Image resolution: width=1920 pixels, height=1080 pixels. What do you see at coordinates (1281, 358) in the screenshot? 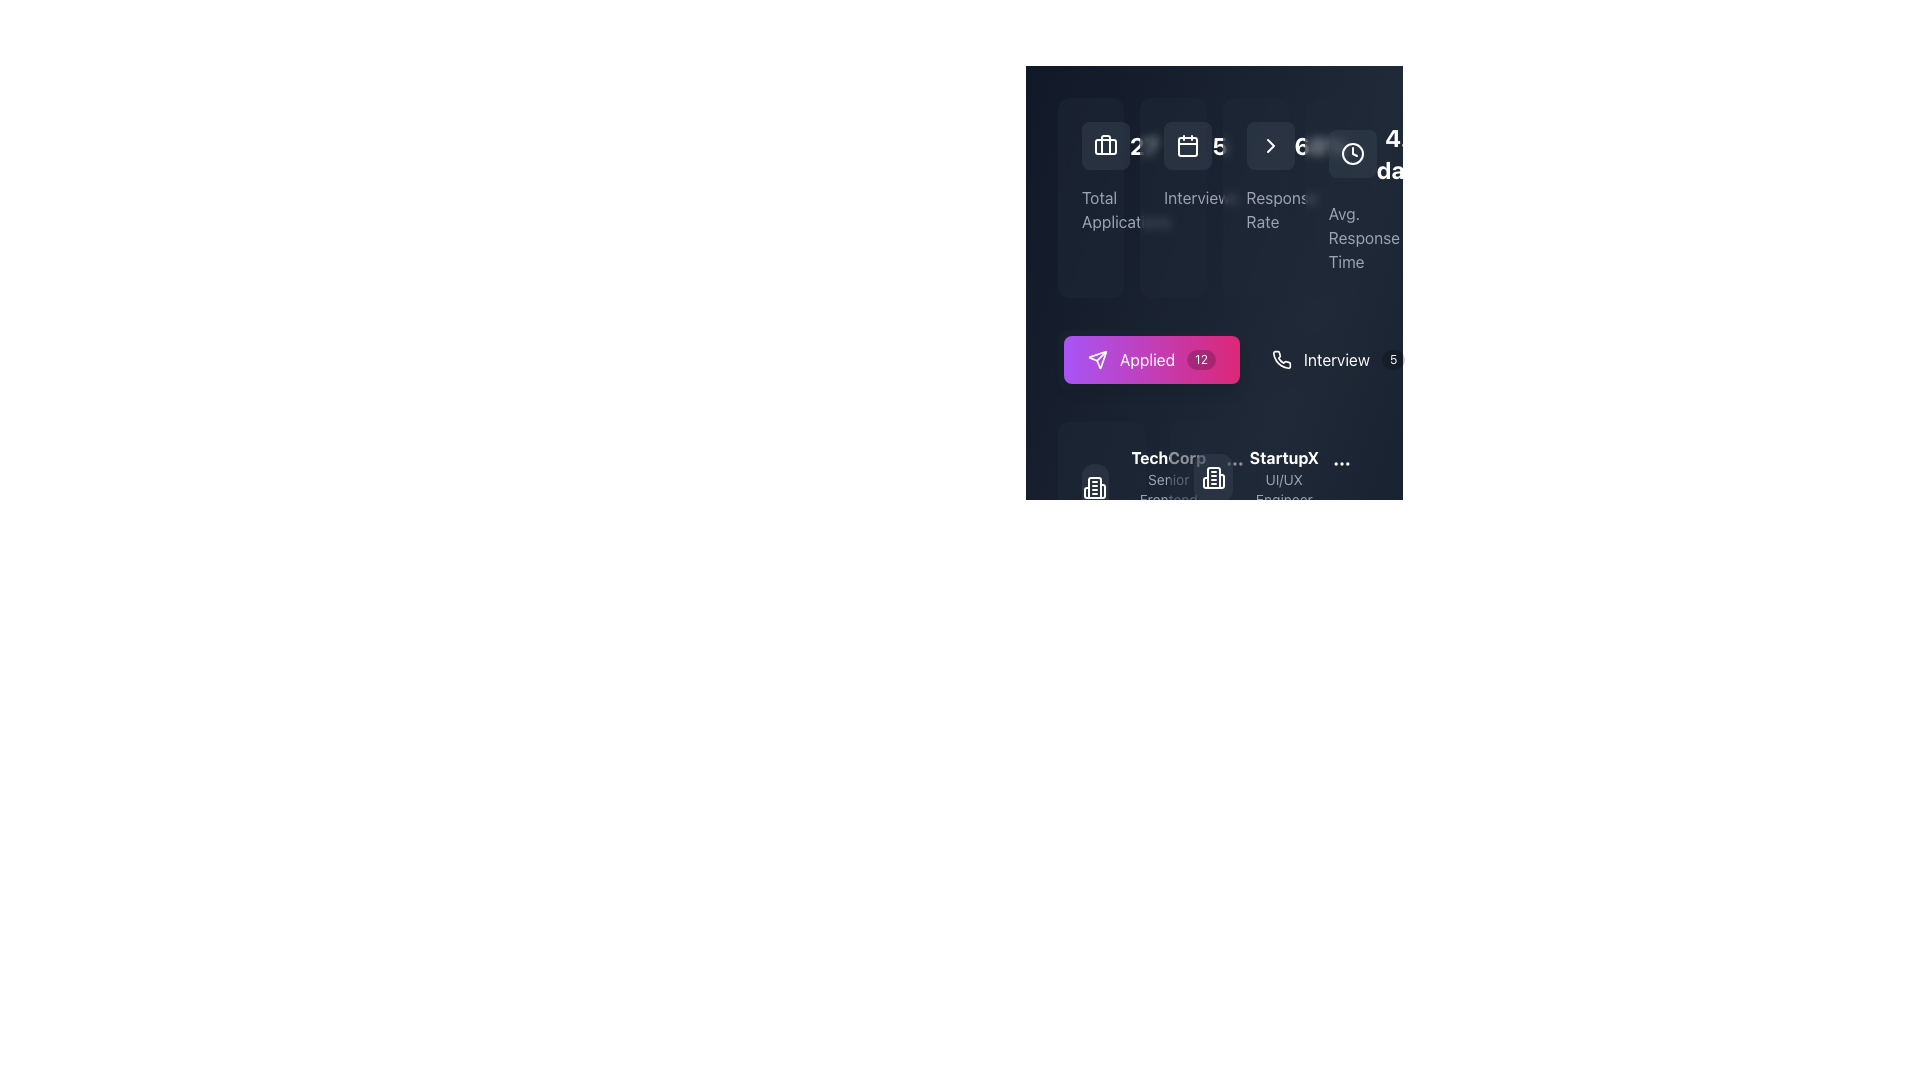
I see `the phone icon that represents the calling or interview scheduling feature, located to the left of the text 'Interview 5'` at bounding box center [1281, 358].